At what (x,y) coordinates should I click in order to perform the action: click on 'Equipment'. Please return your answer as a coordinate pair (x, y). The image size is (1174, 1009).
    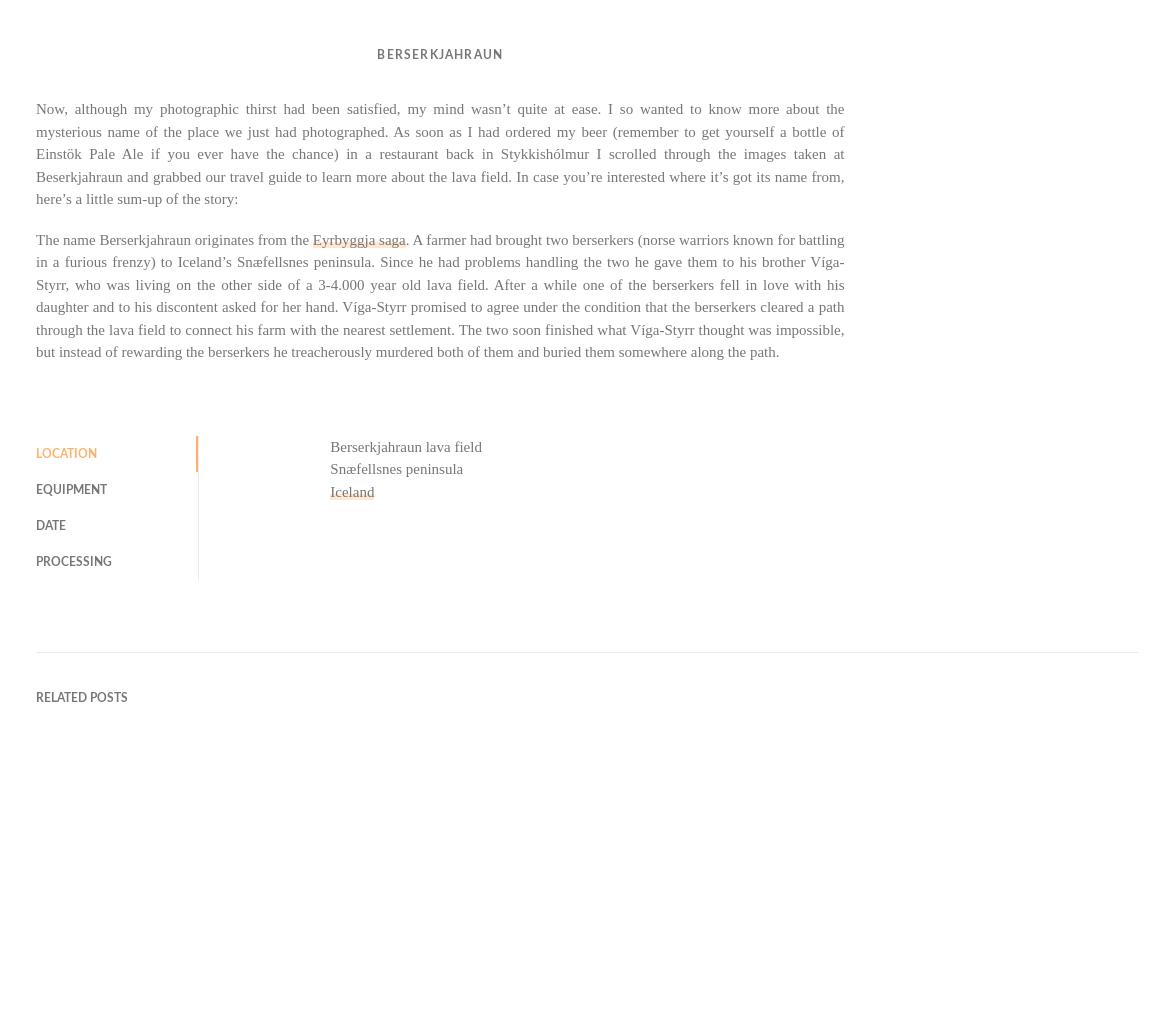
    Looking at the image, I should click on (71, 487).